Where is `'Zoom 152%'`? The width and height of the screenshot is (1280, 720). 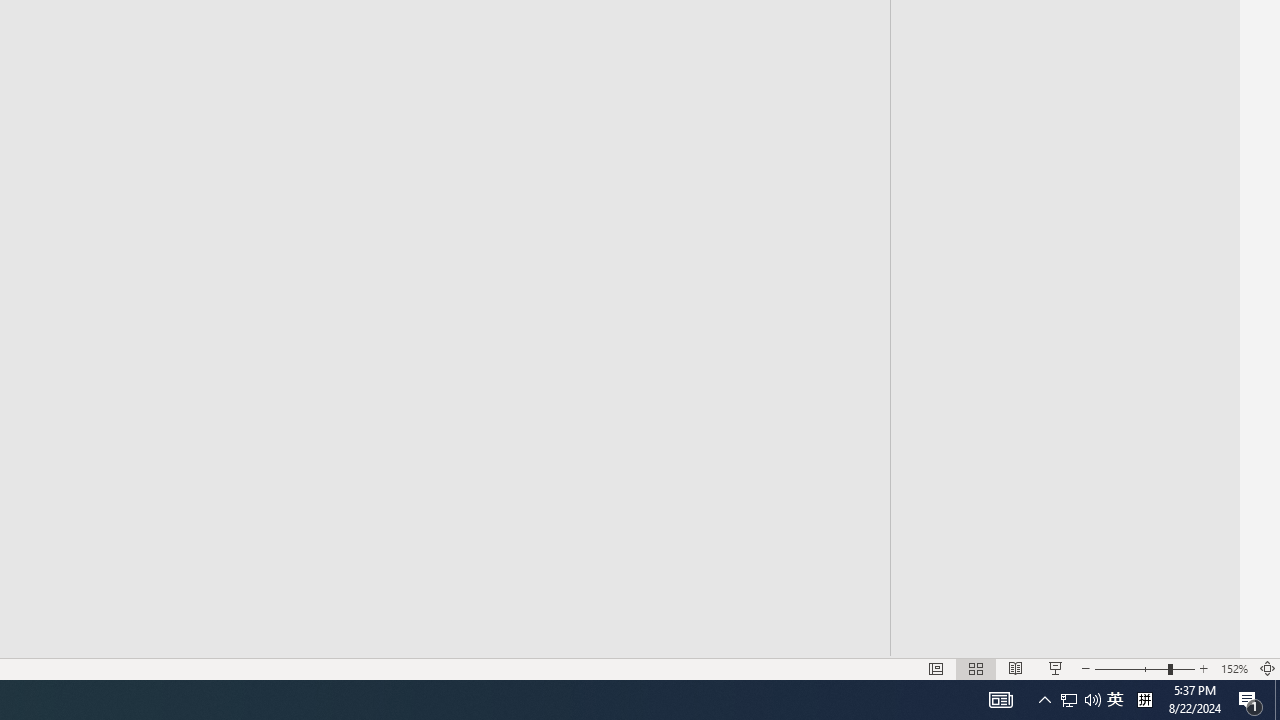 'Zoom 152%' is located at coordinates (1233, 669).